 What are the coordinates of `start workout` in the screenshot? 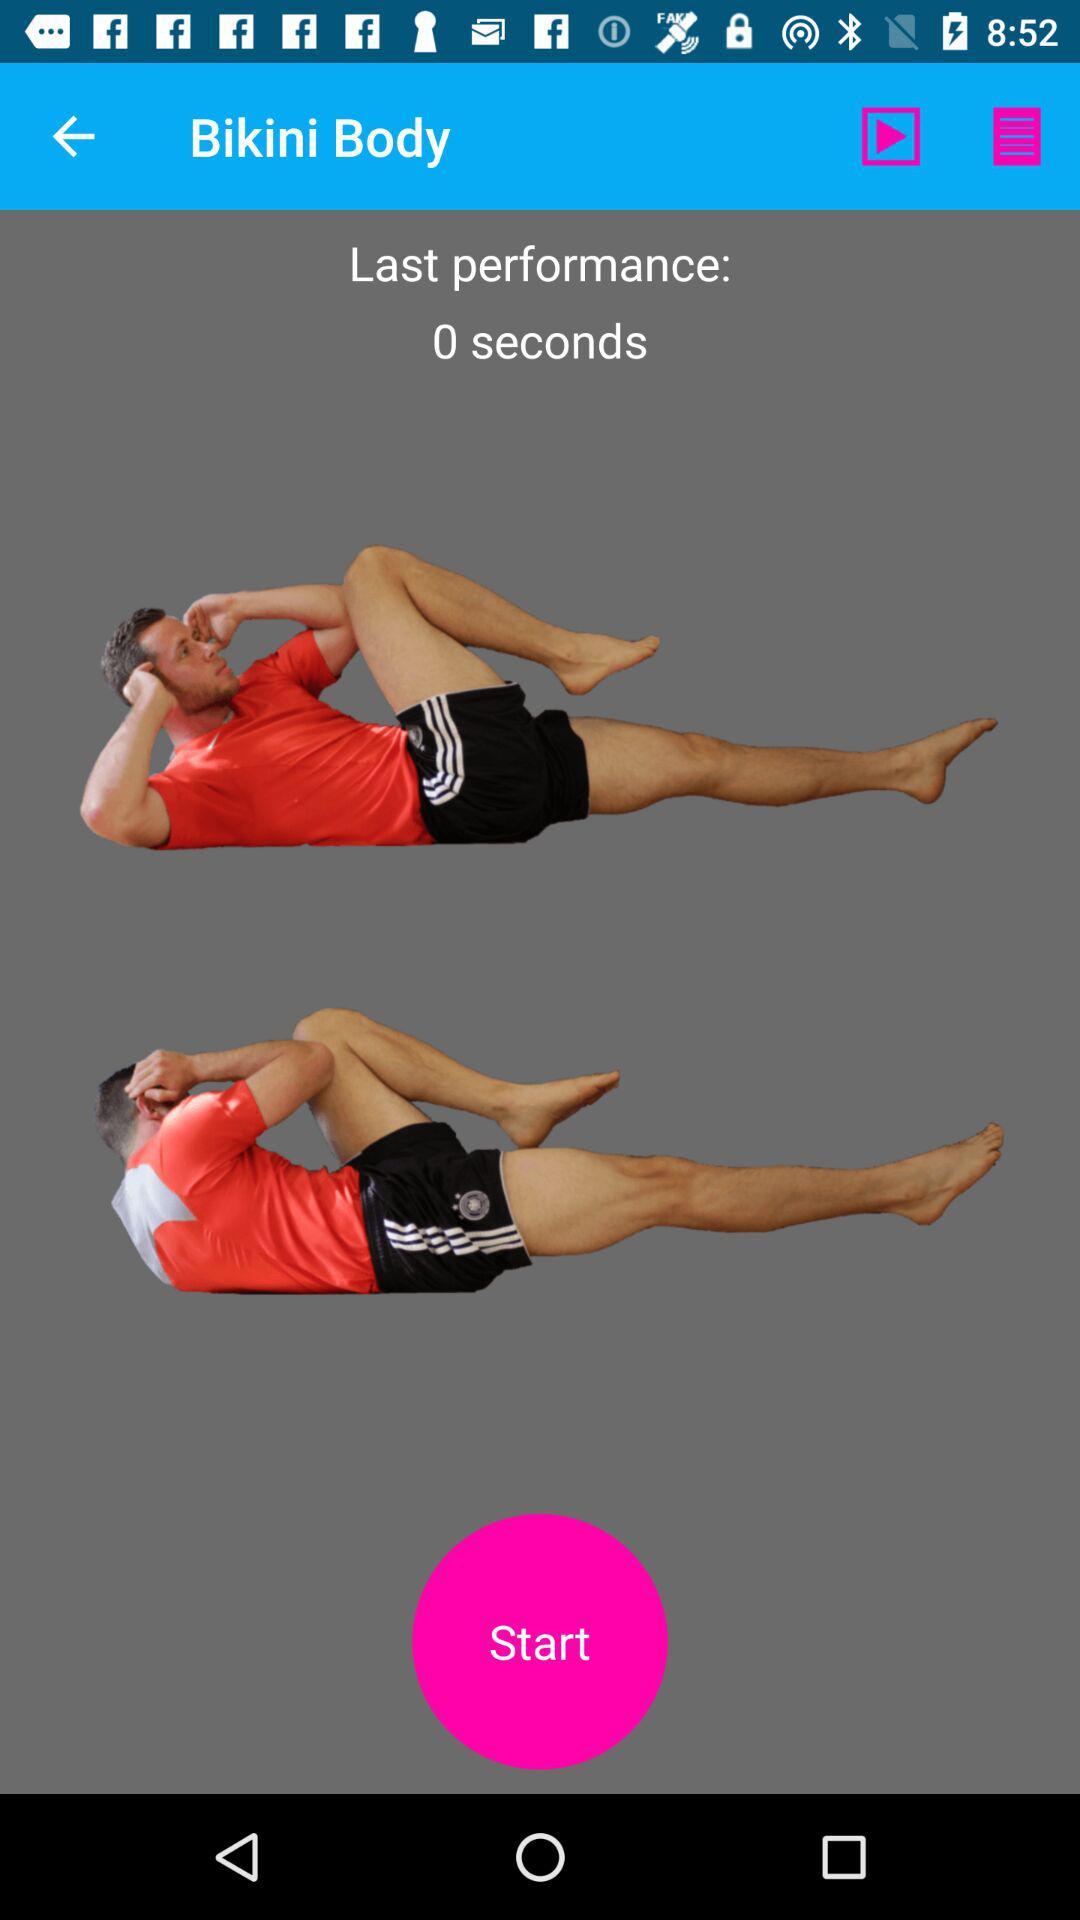 It's located at (540, 1641).